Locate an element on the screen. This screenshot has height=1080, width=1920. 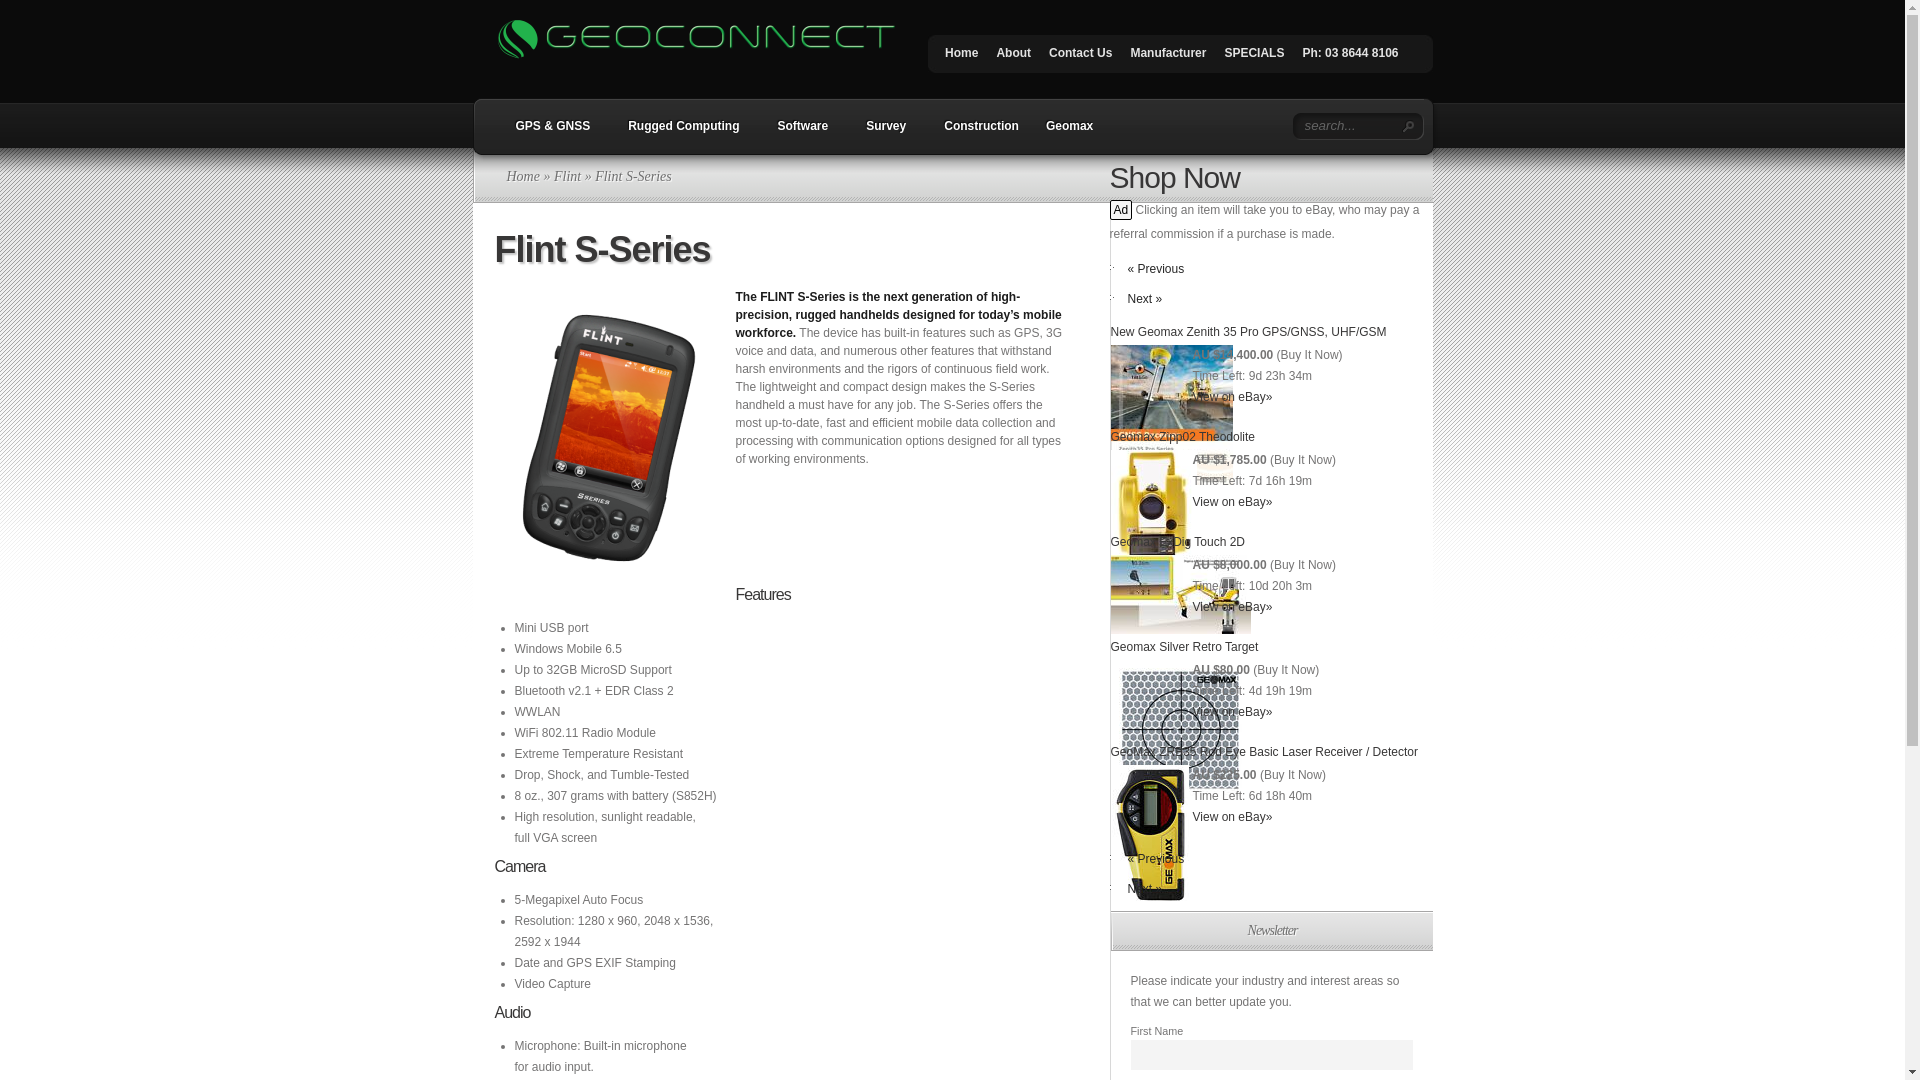
'Flint' is located at coordinates (566, 175).